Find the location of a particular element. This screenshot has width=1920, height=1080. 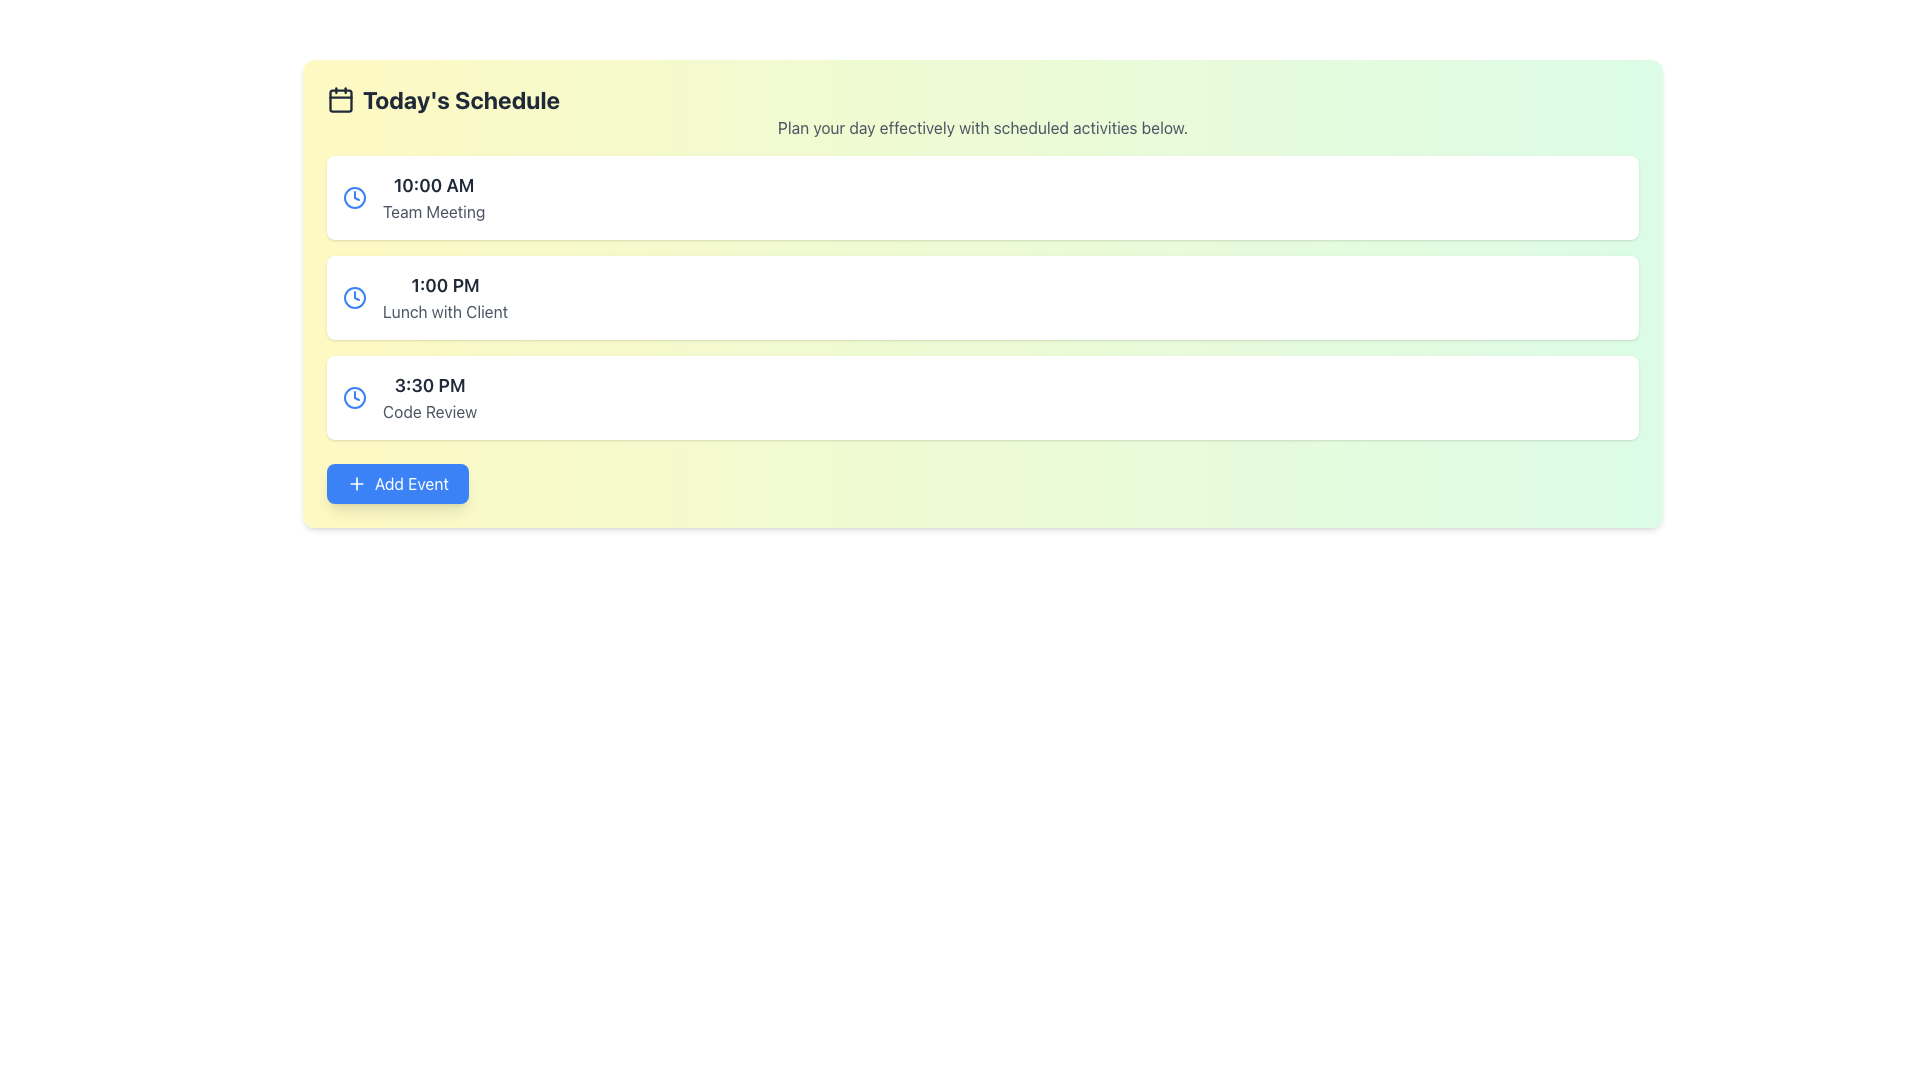

the time label displaying '3:30 PM' located at the top left of the third event card, above 'Code Review' is located at coordinates (429, 385).